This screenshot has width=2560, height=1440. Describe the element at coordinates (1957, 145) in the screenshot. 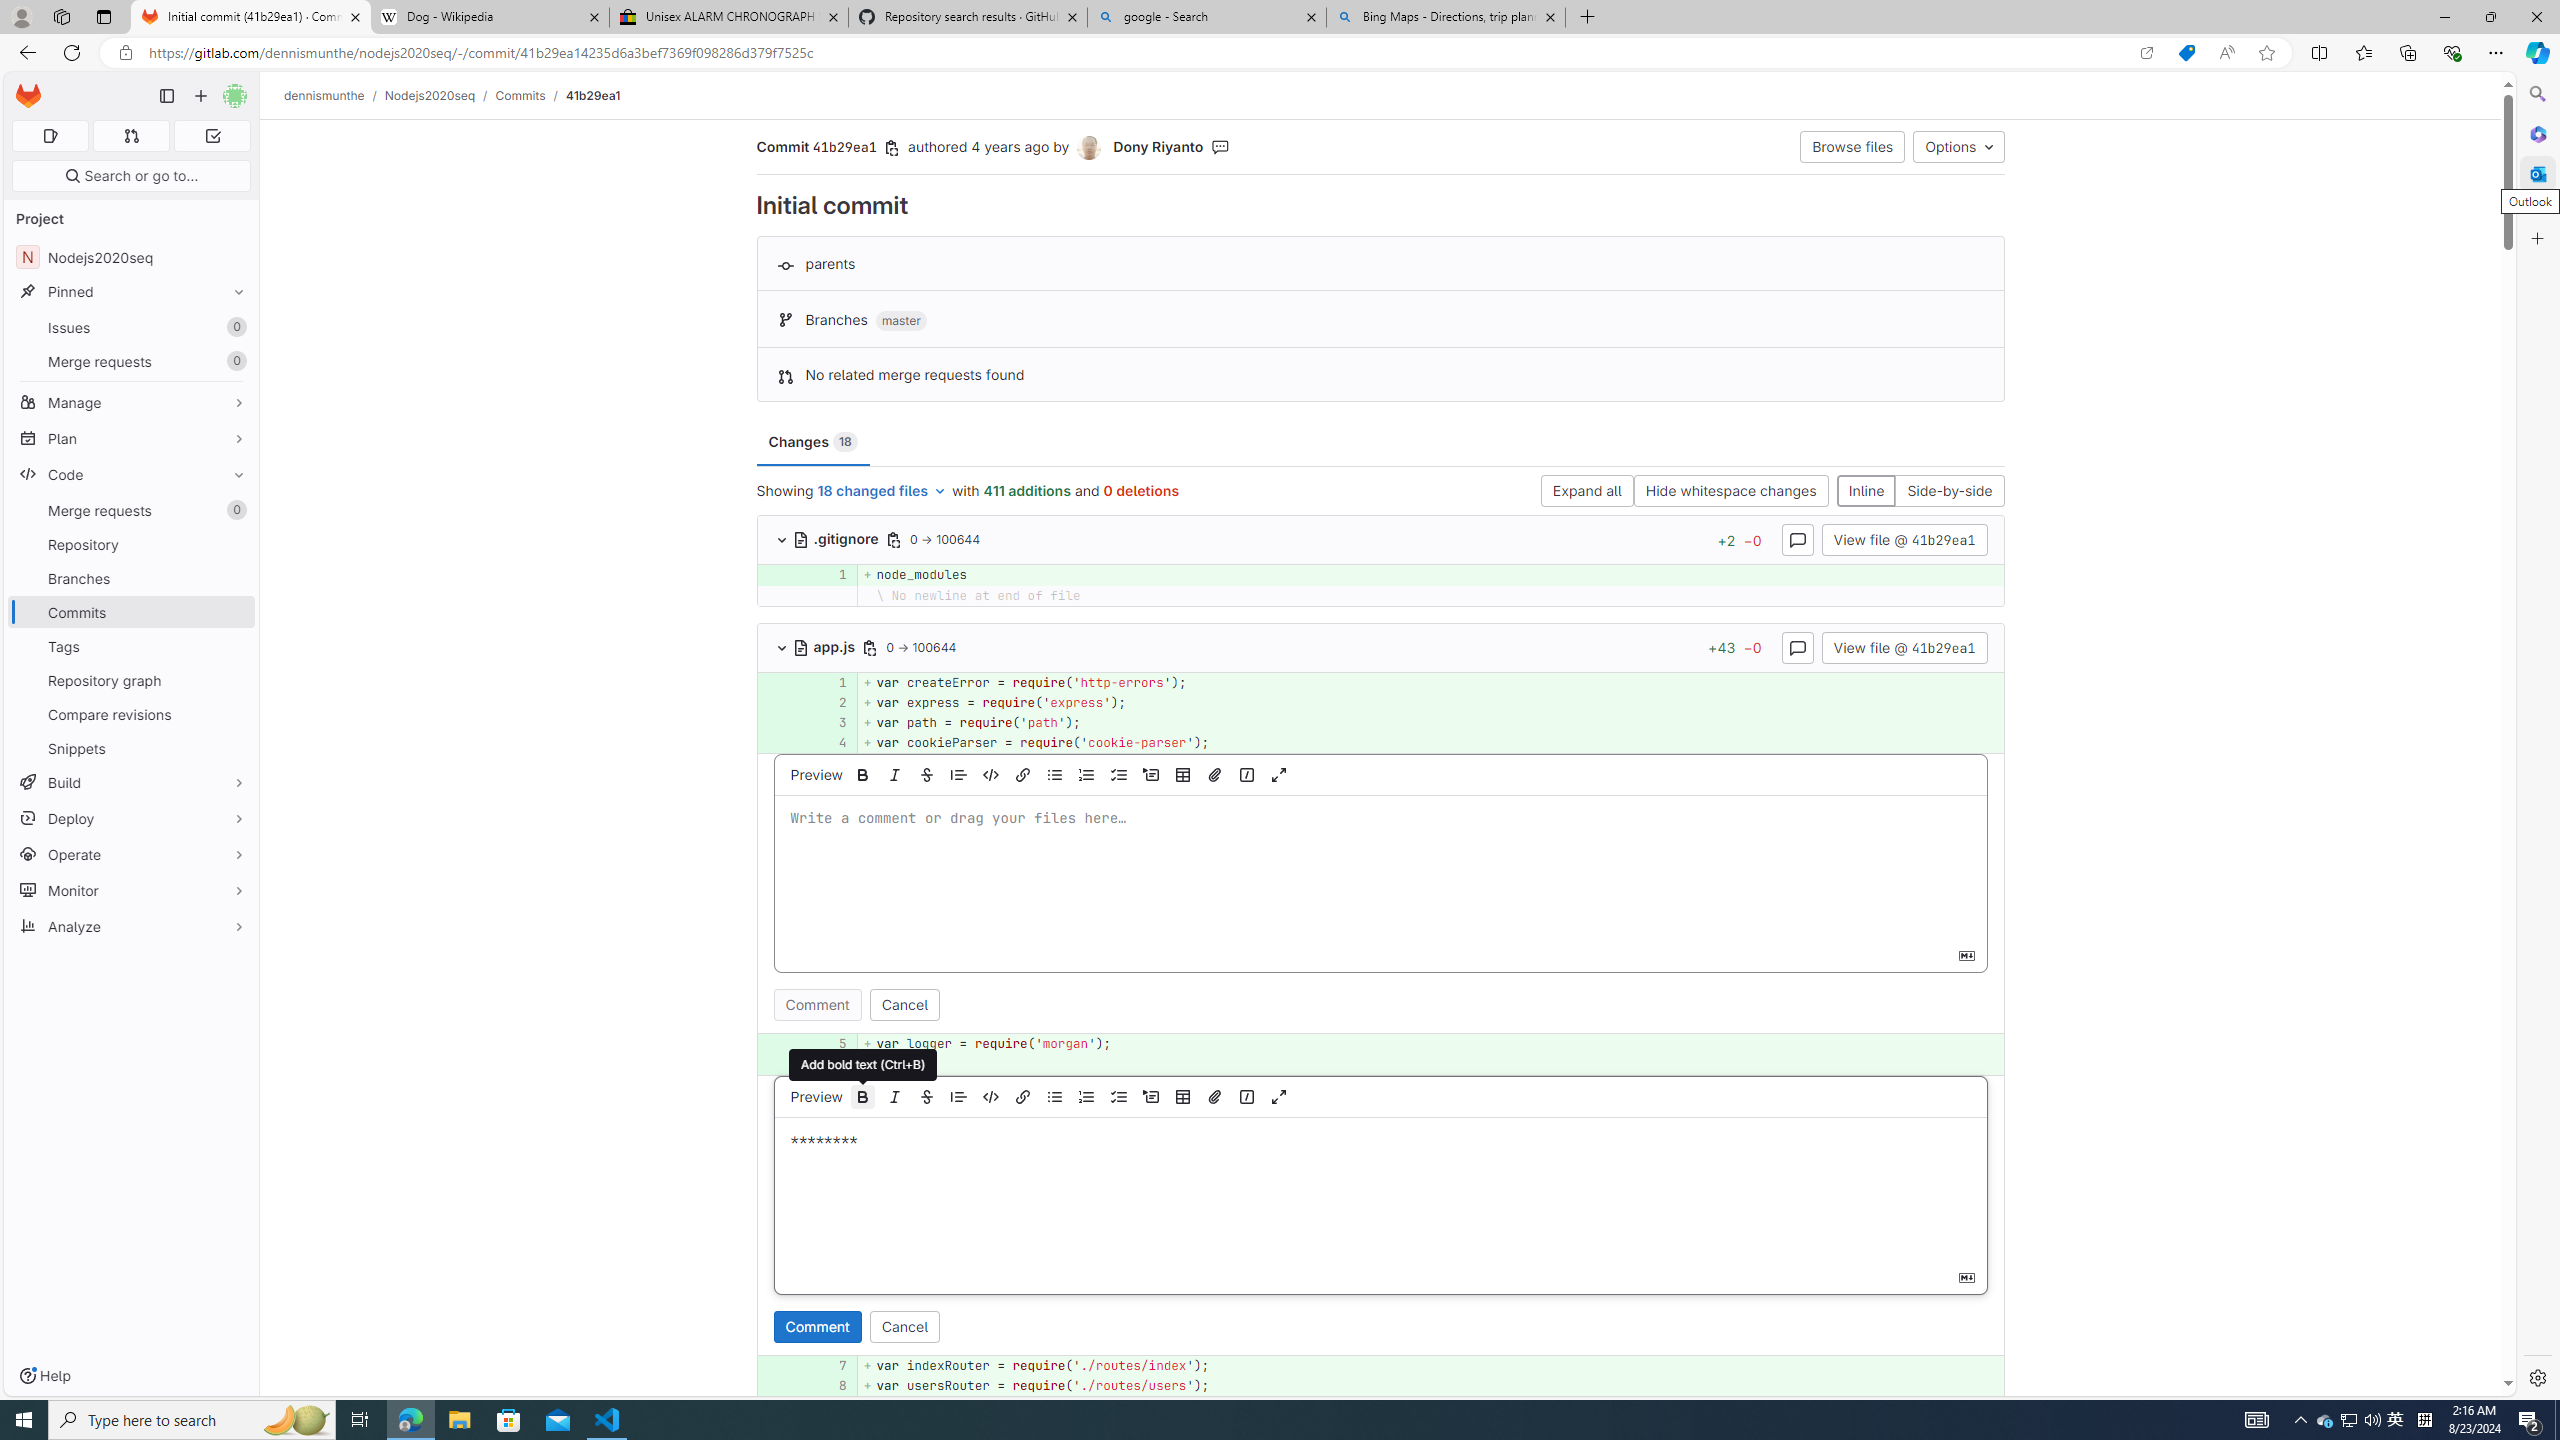

I see `'Options'` at that location.